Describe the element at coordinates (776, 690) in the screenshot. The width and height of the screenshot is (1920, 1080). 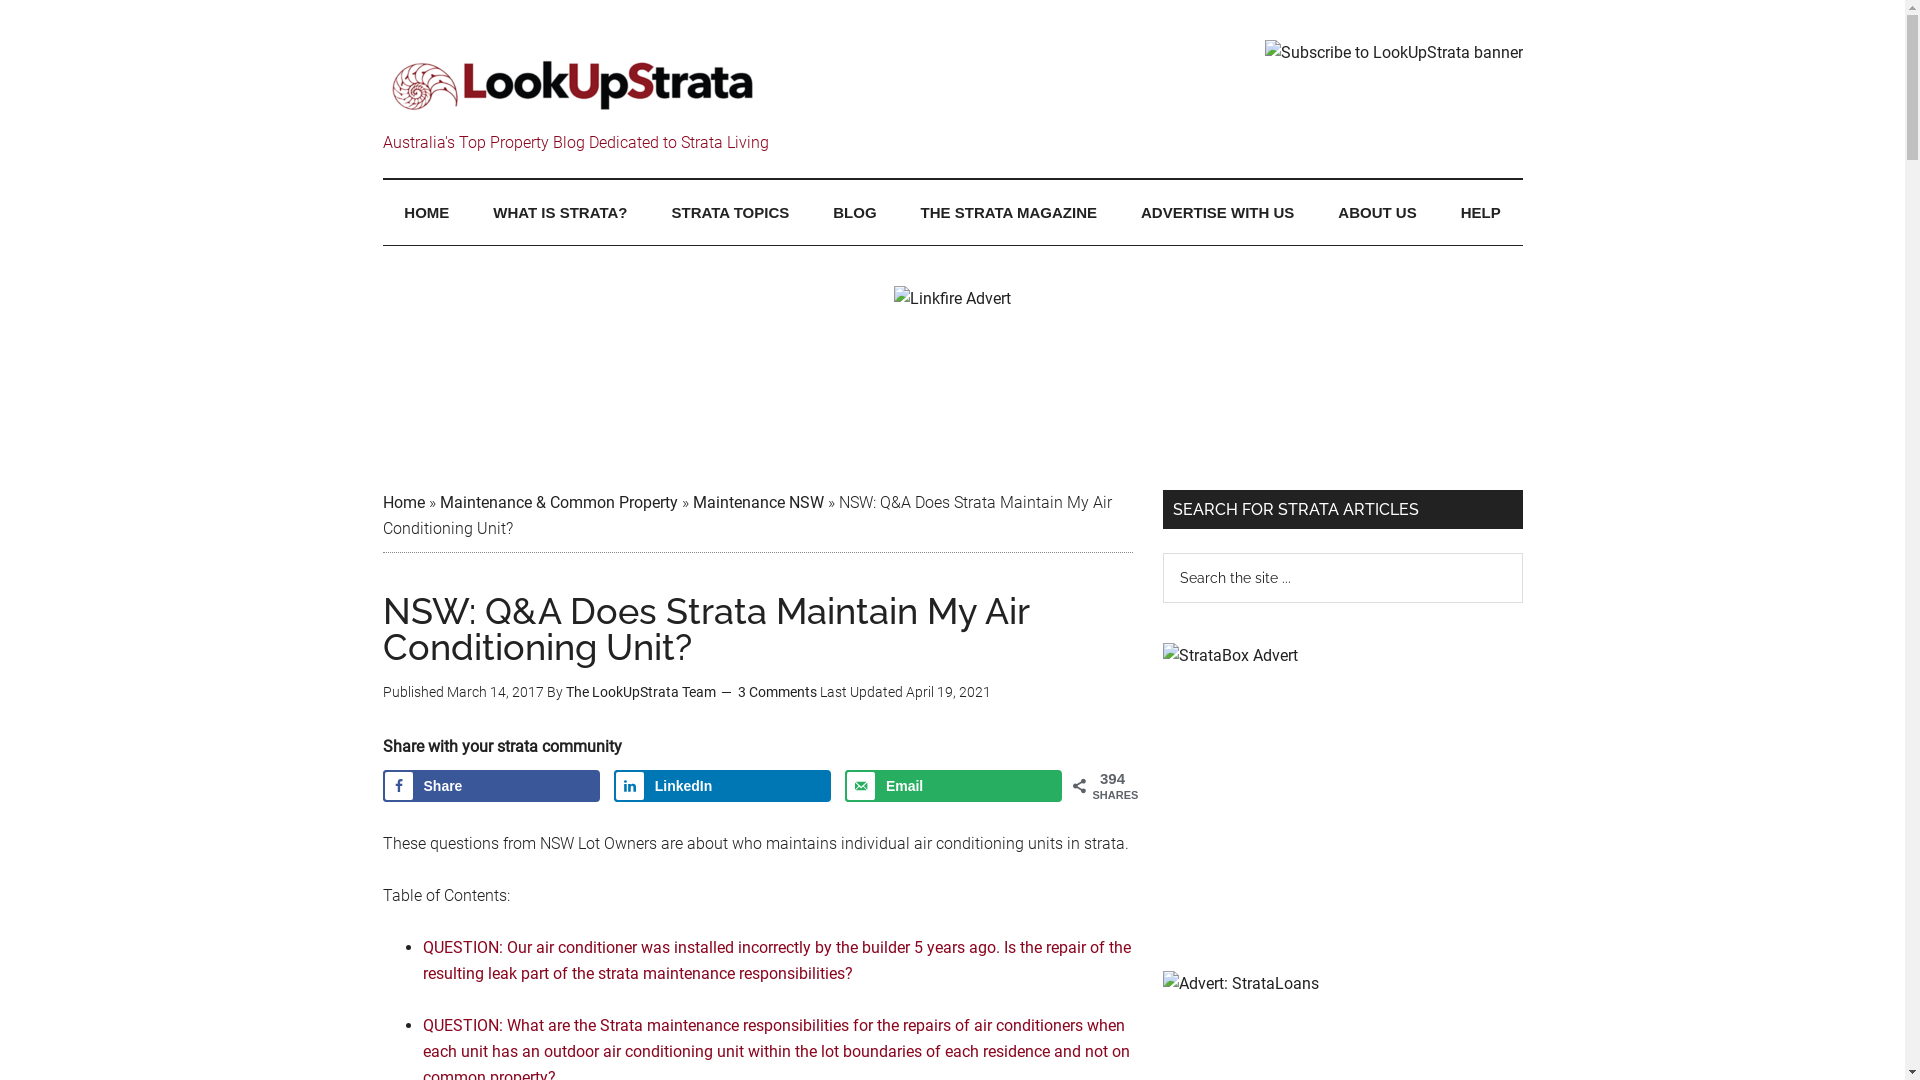
I see `'3 Comments'` at that location.